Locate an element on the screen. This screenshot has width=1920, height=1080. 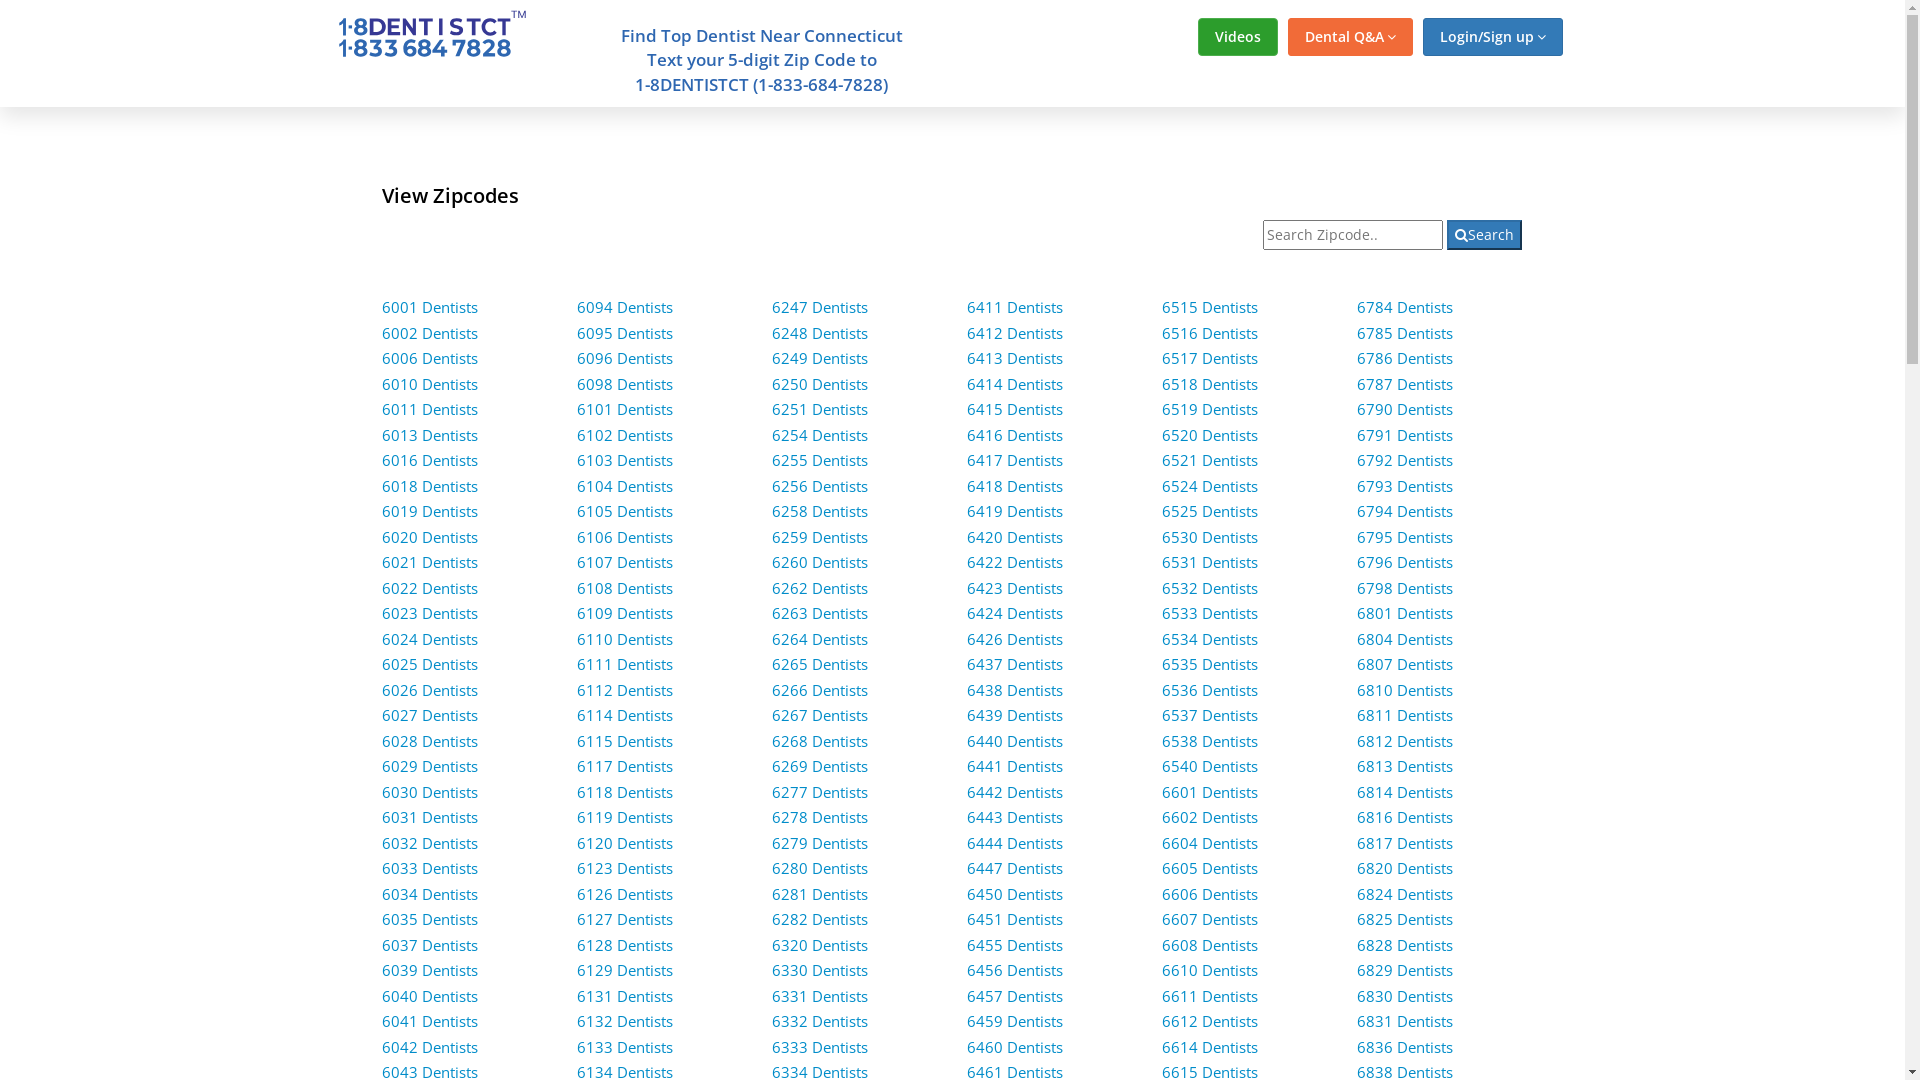
'6128 Dentists' is located at coordinates (623, 945).